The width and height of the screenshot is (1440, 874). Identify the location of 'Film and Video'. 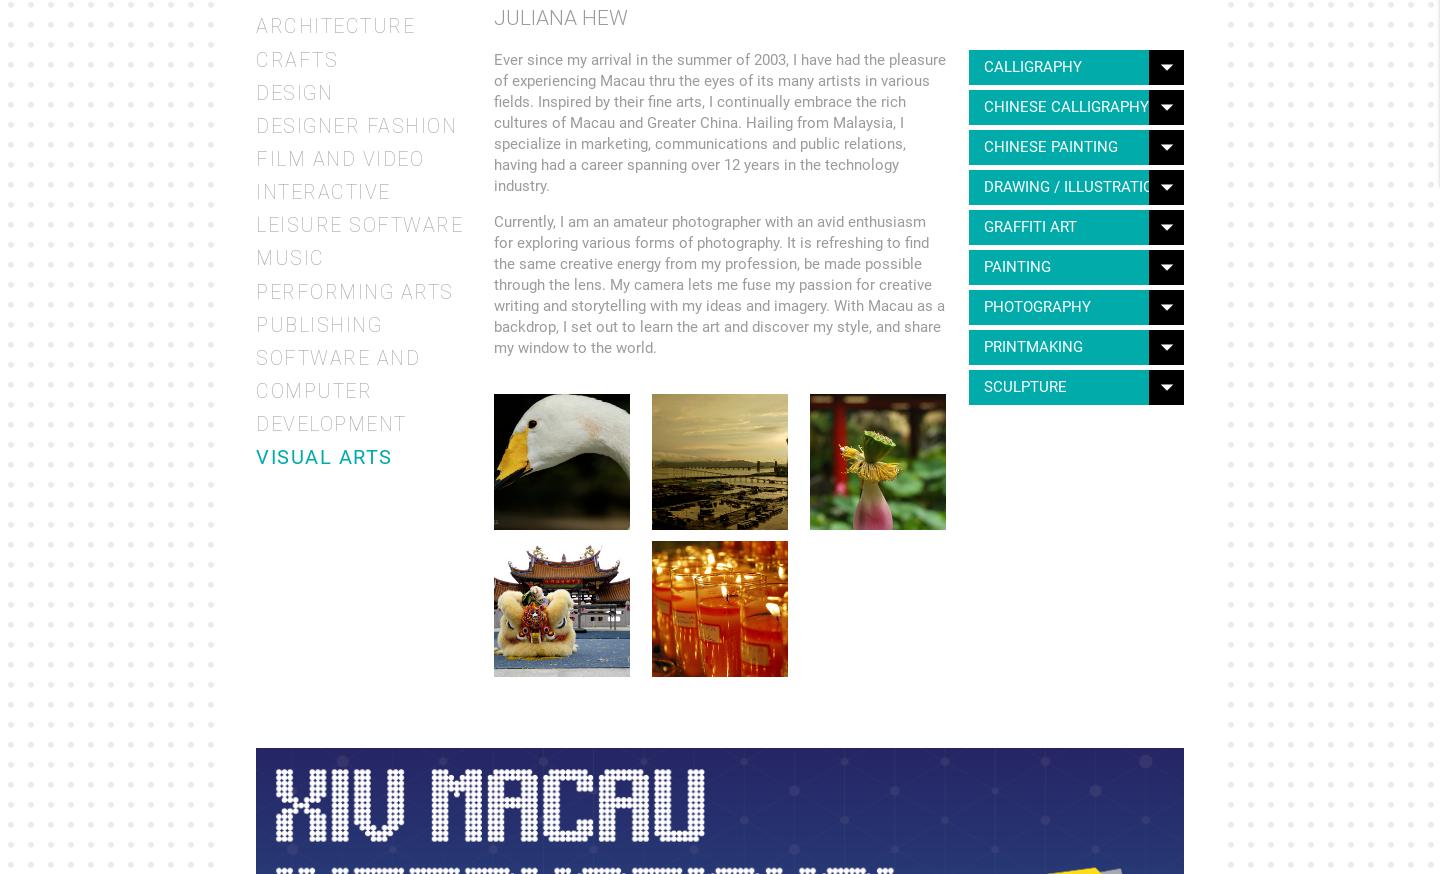
(339, 157).